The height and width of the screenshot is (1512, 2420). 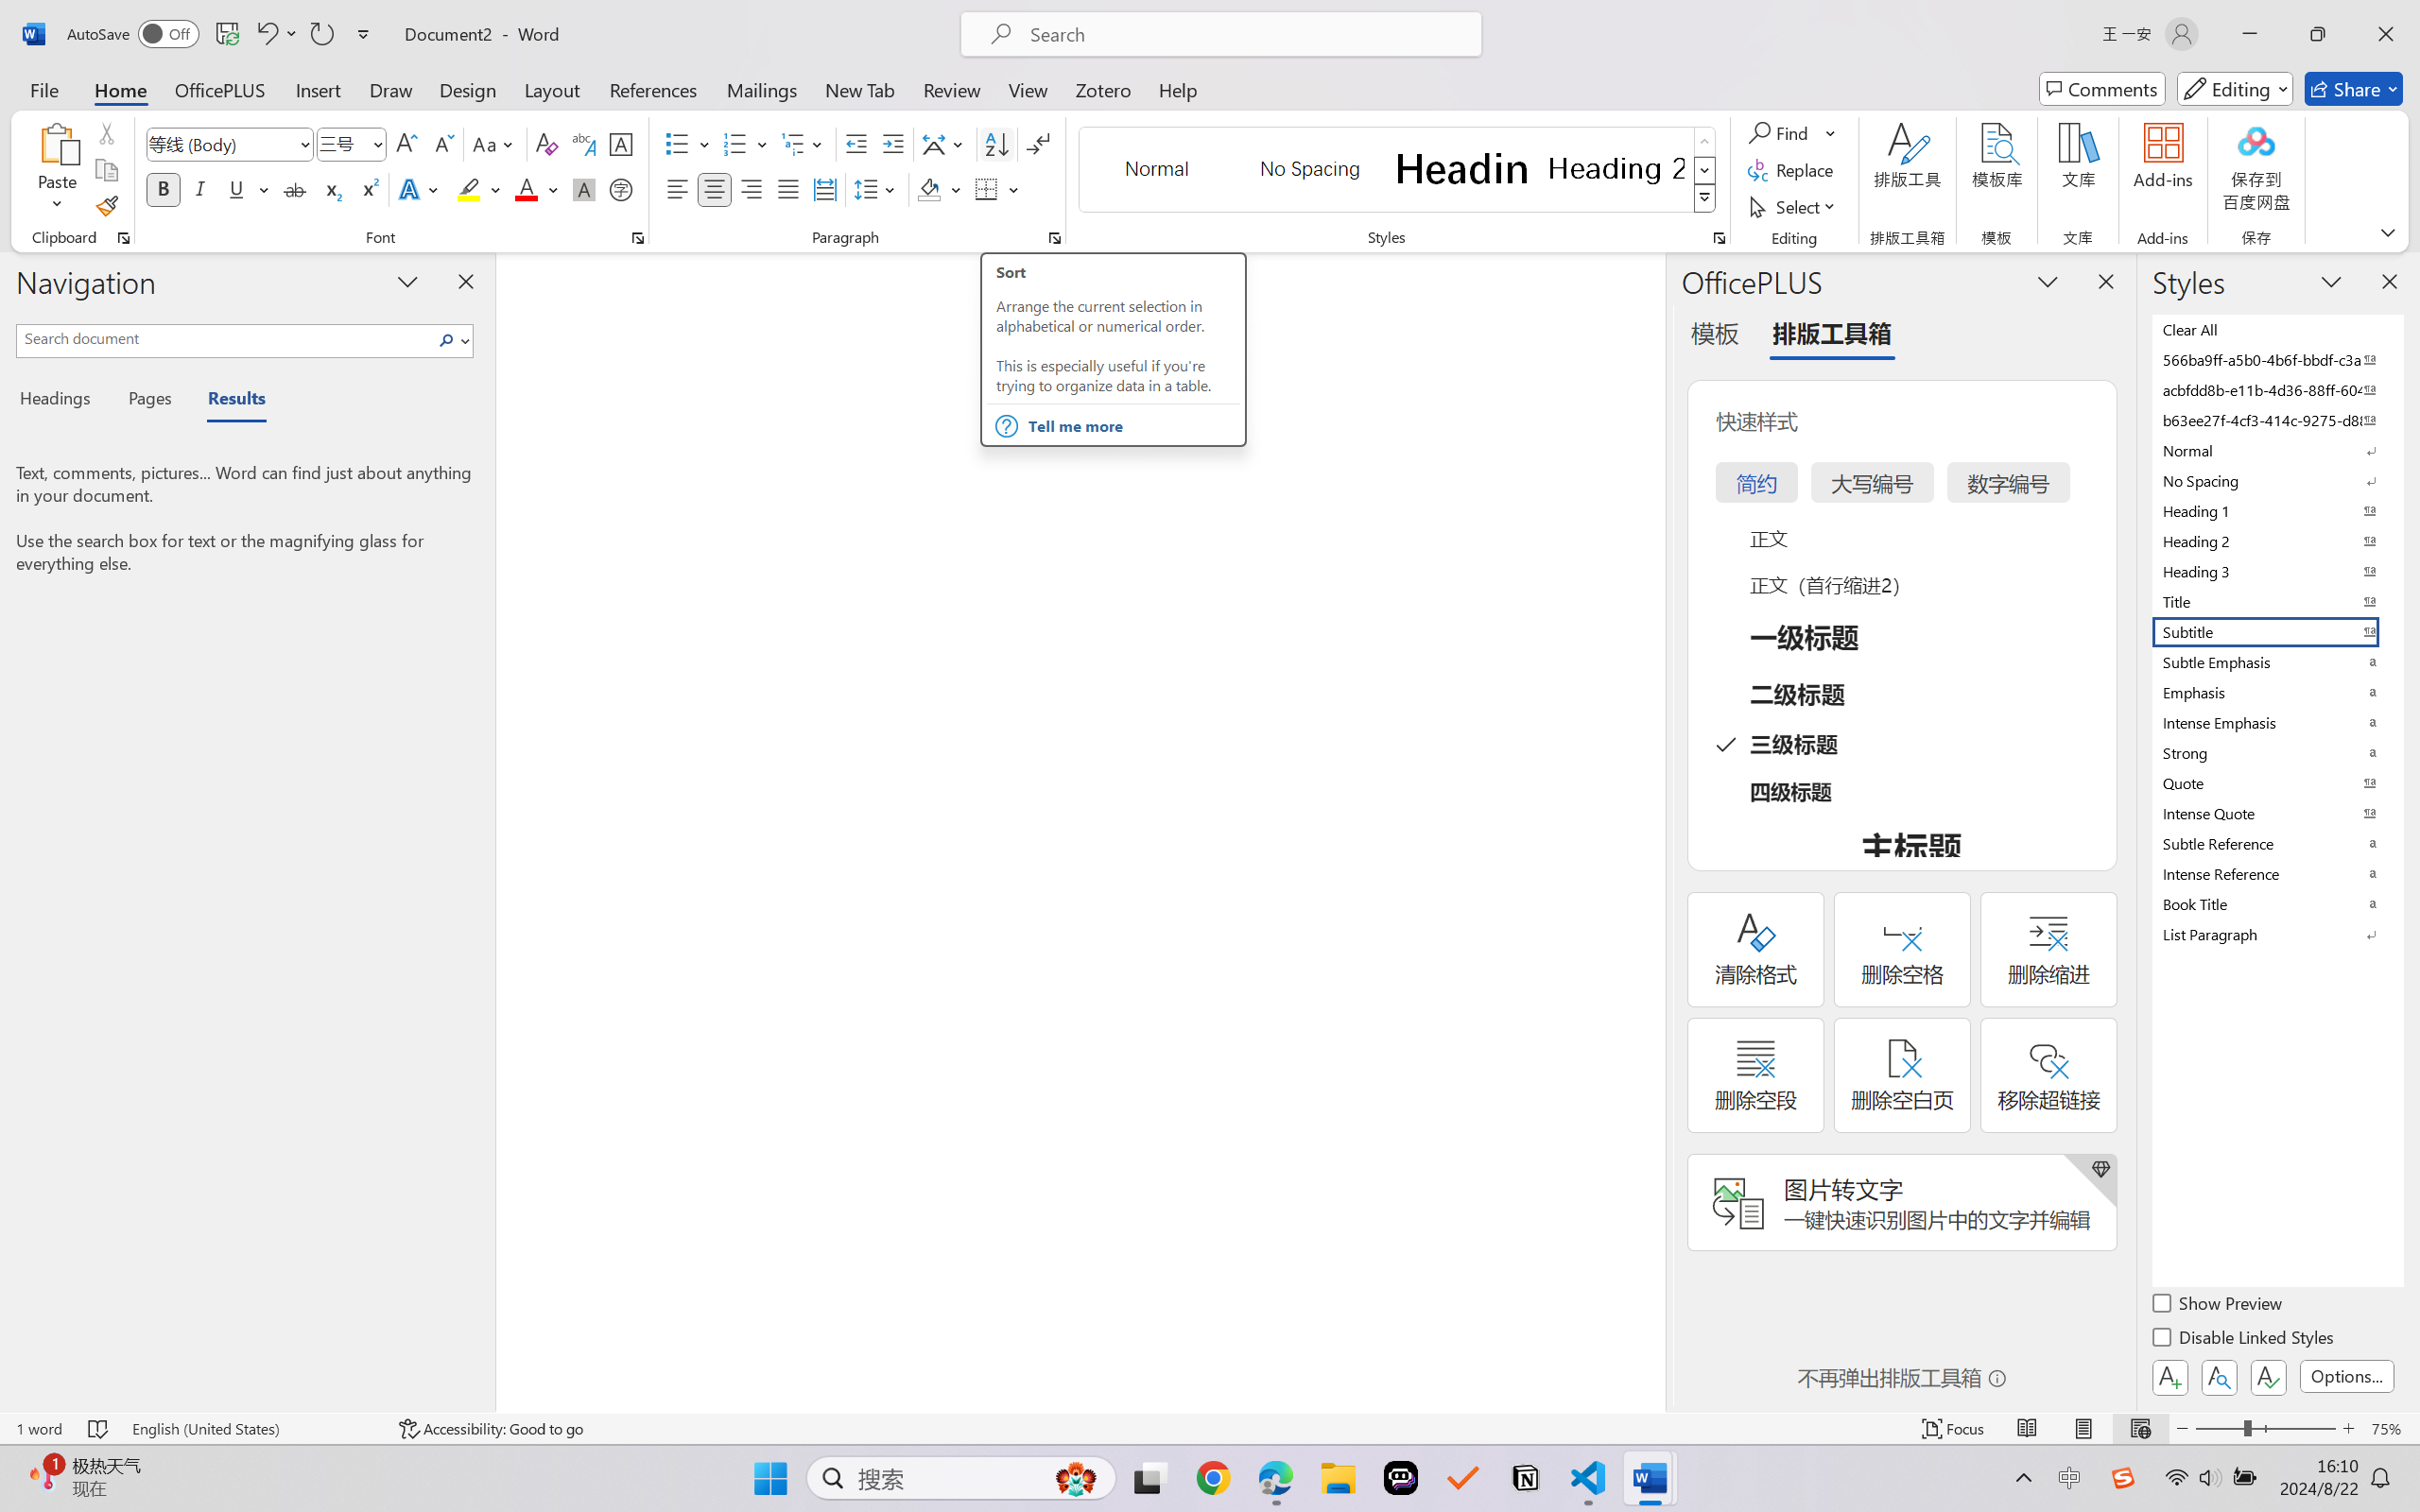 I want to click on 'Row up', so click(x=1703, y=141).